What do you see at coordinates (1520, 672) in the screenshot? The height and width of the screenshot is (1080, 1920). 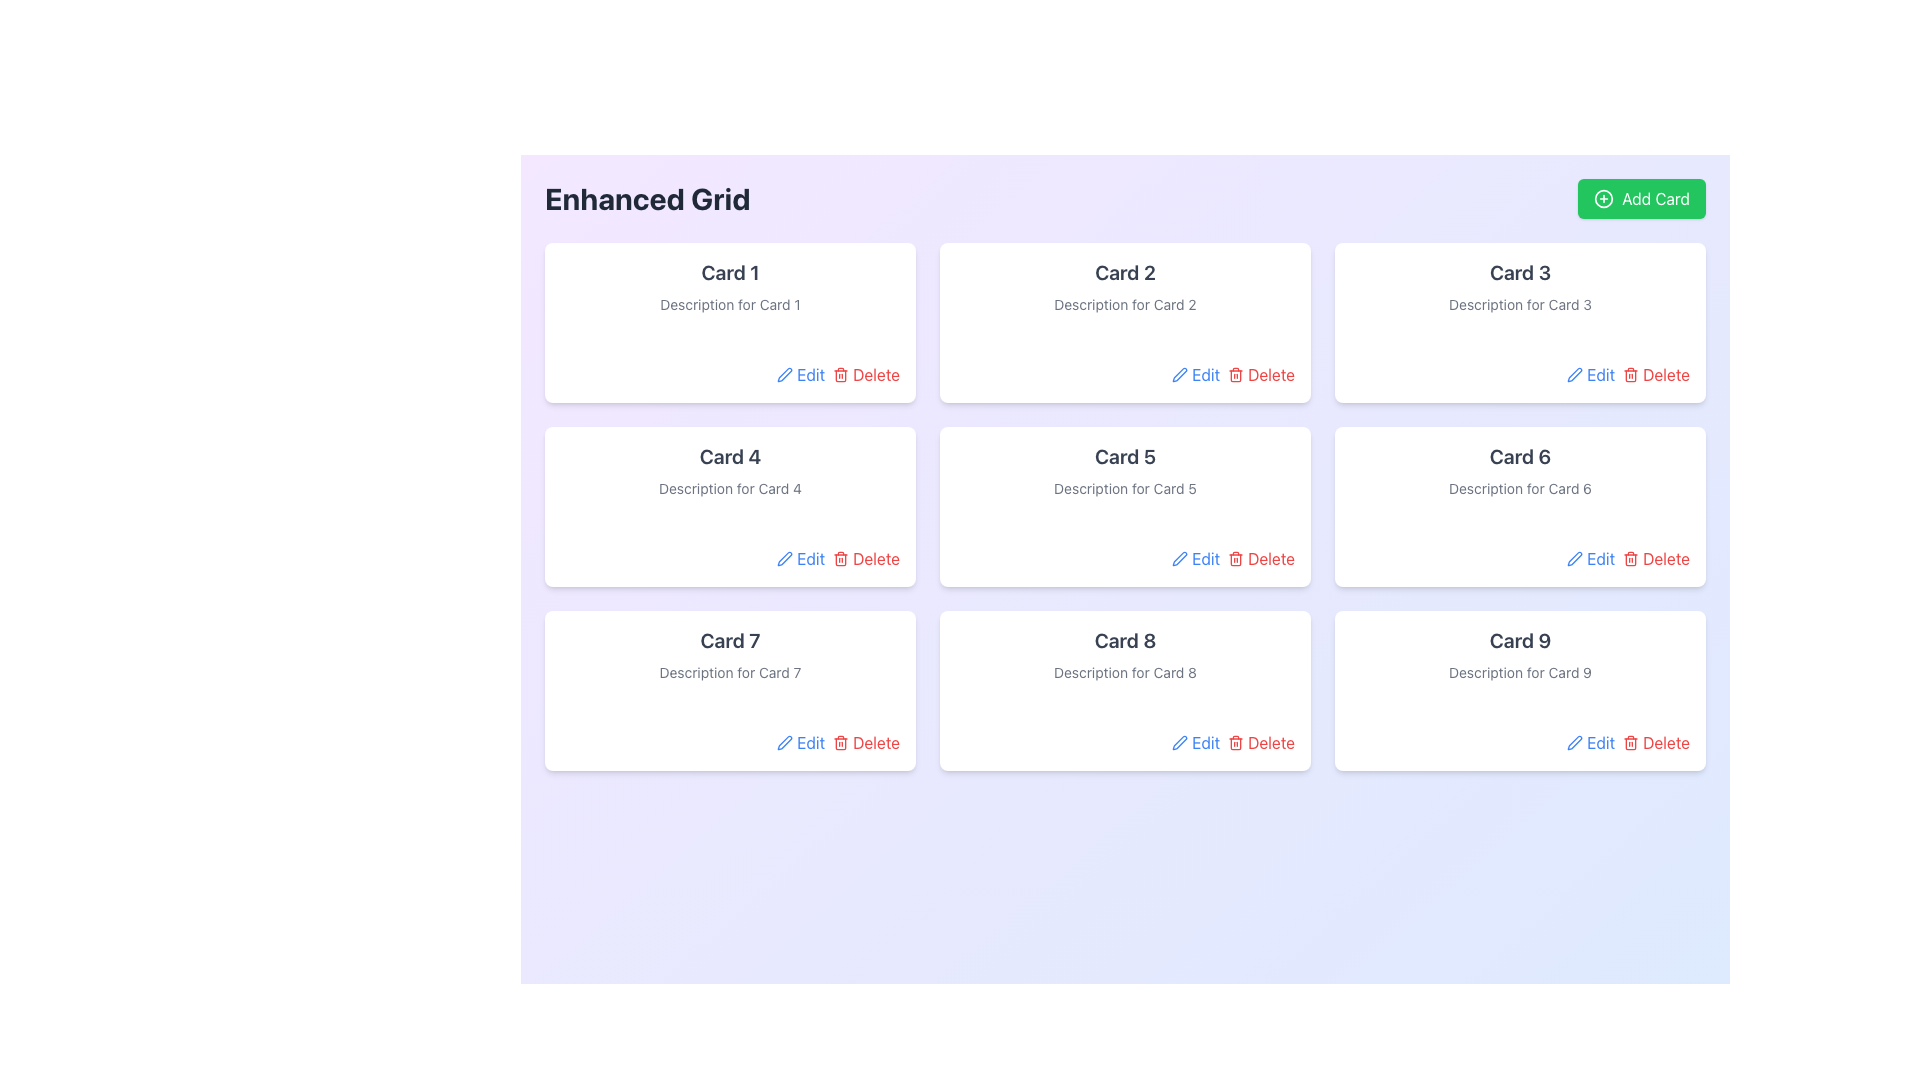 I see `the text label stating 'Description for Card 9', which is styled in a smaller font size and light-gray color, located beneath the main title of 'Card 9'` at bounding box center [1520, 672].